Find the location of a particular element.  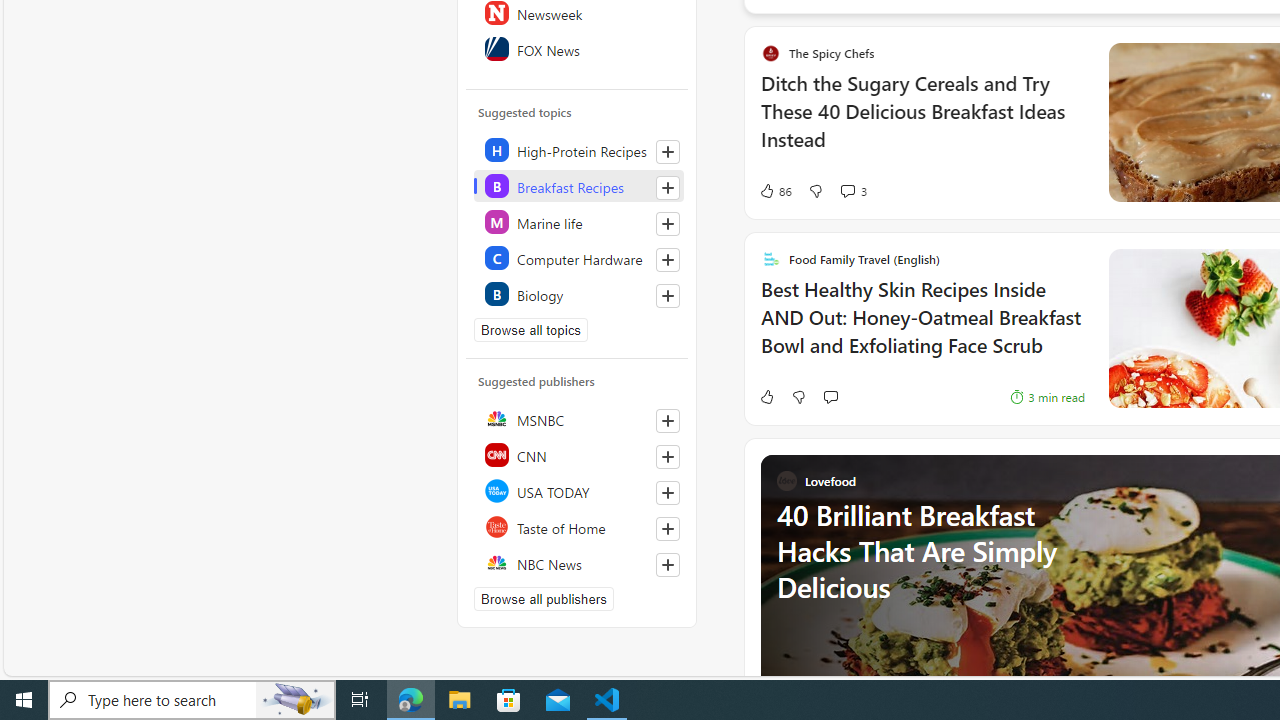

'Class: highlight selected' is located at coordinates (577, 186).